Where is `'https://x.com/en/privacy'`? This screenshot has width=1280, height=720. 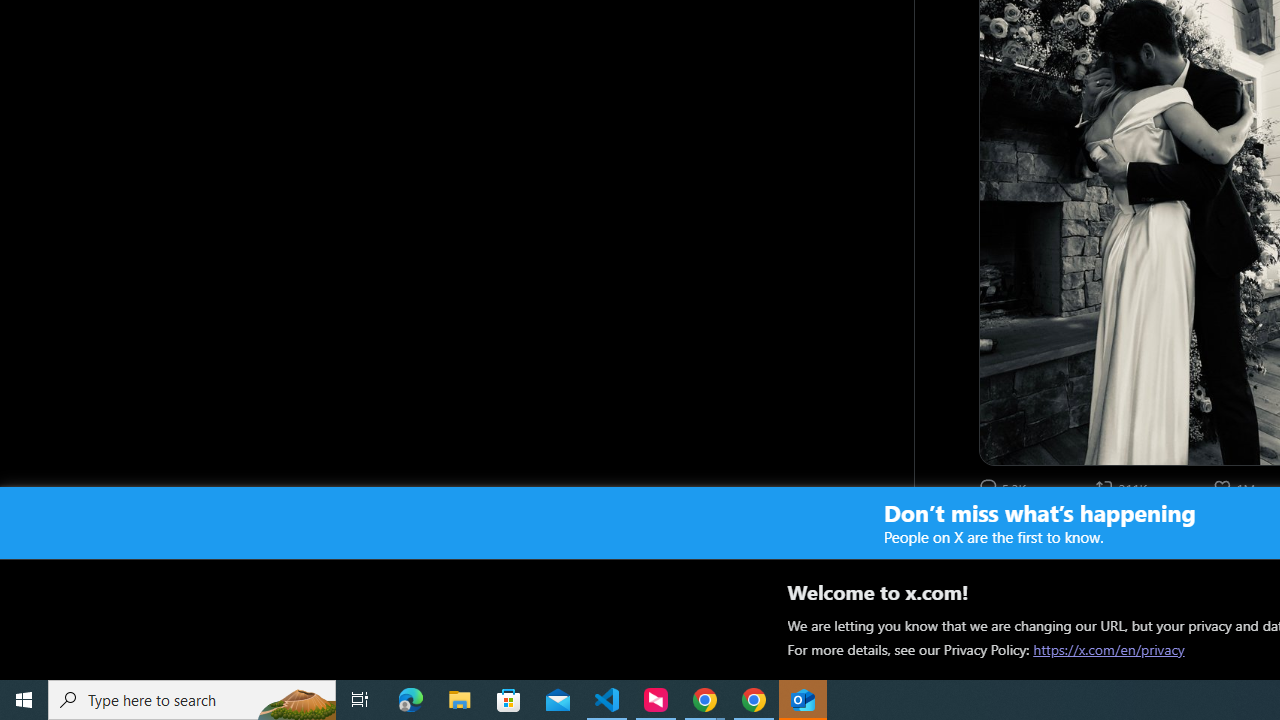 'https://x.com/en/privacy' is located at coordinates (1108, 649).